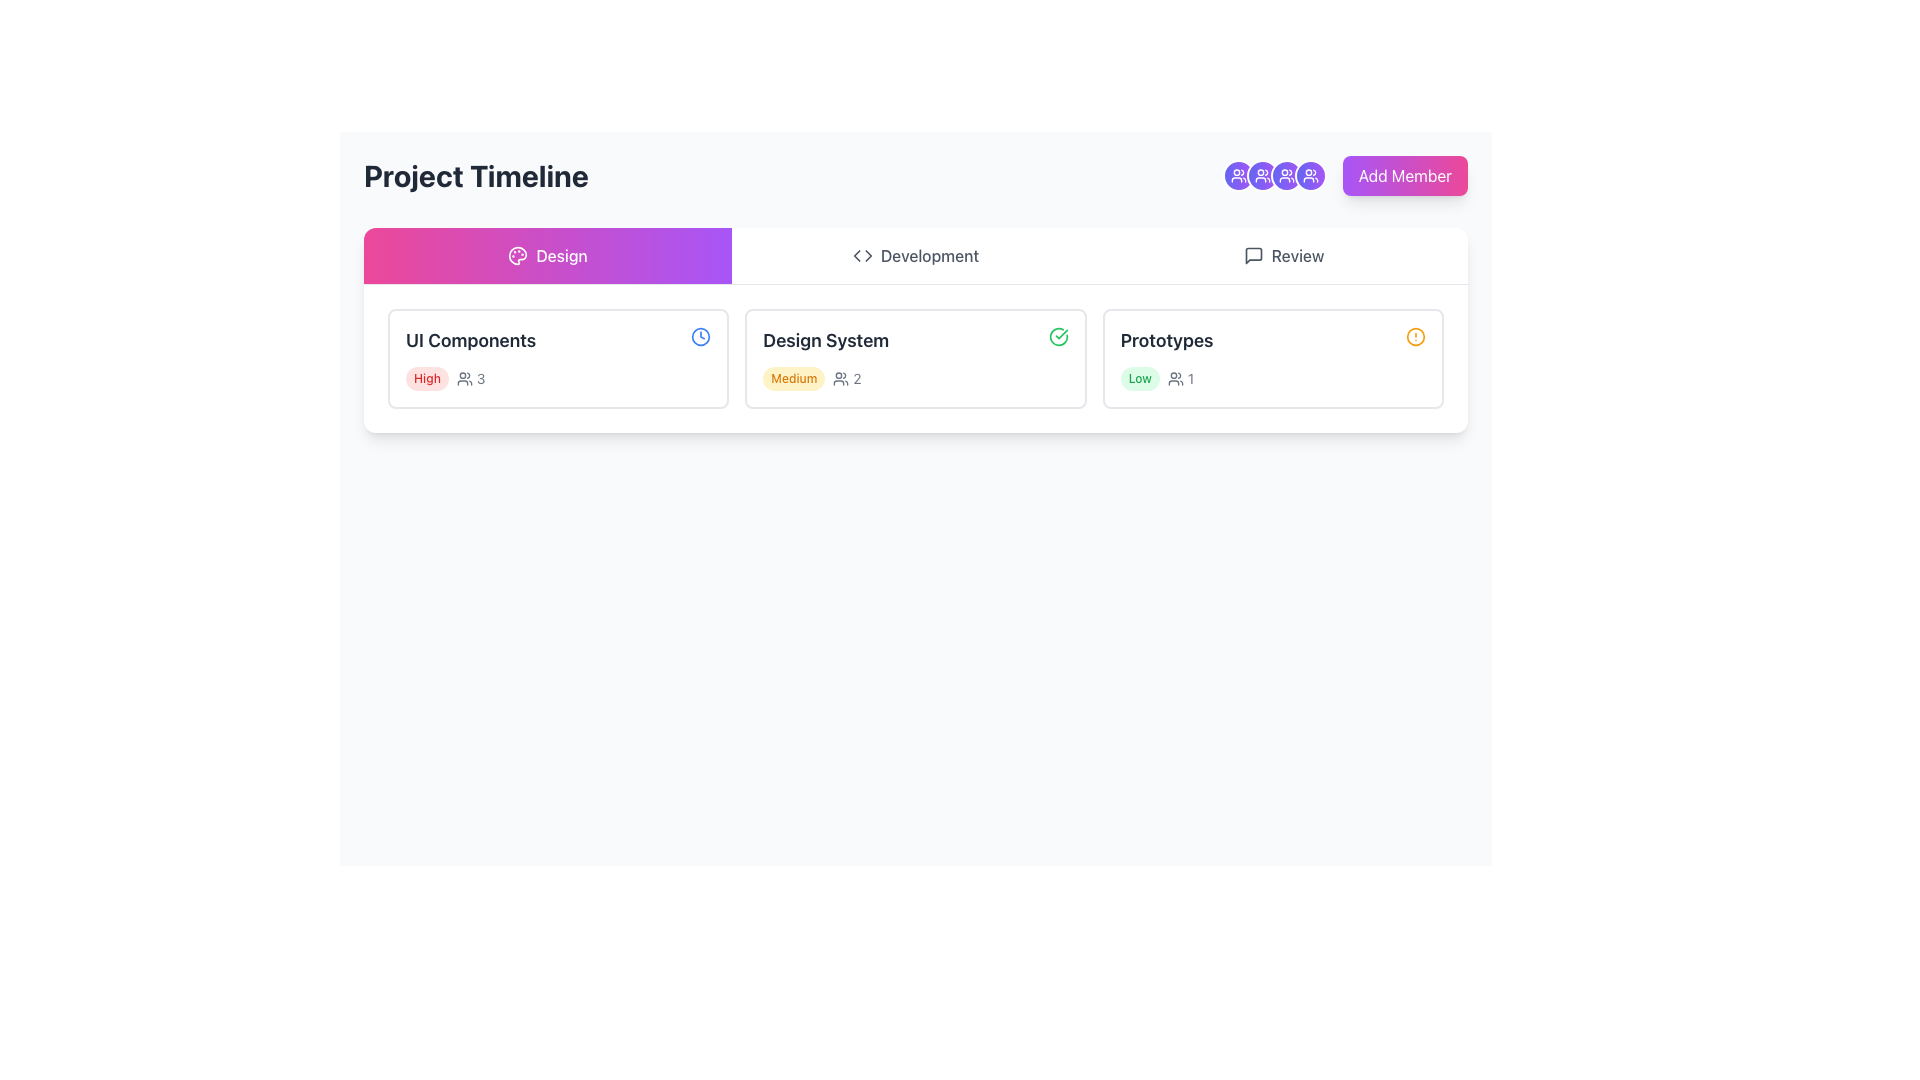  What do you see at coordinates (1415, 335) in the screenshot?
I see `circular alert icon with an amber border located next to the 'Prototypes' text label by clicking on it` at bounding box center [1415, 335].